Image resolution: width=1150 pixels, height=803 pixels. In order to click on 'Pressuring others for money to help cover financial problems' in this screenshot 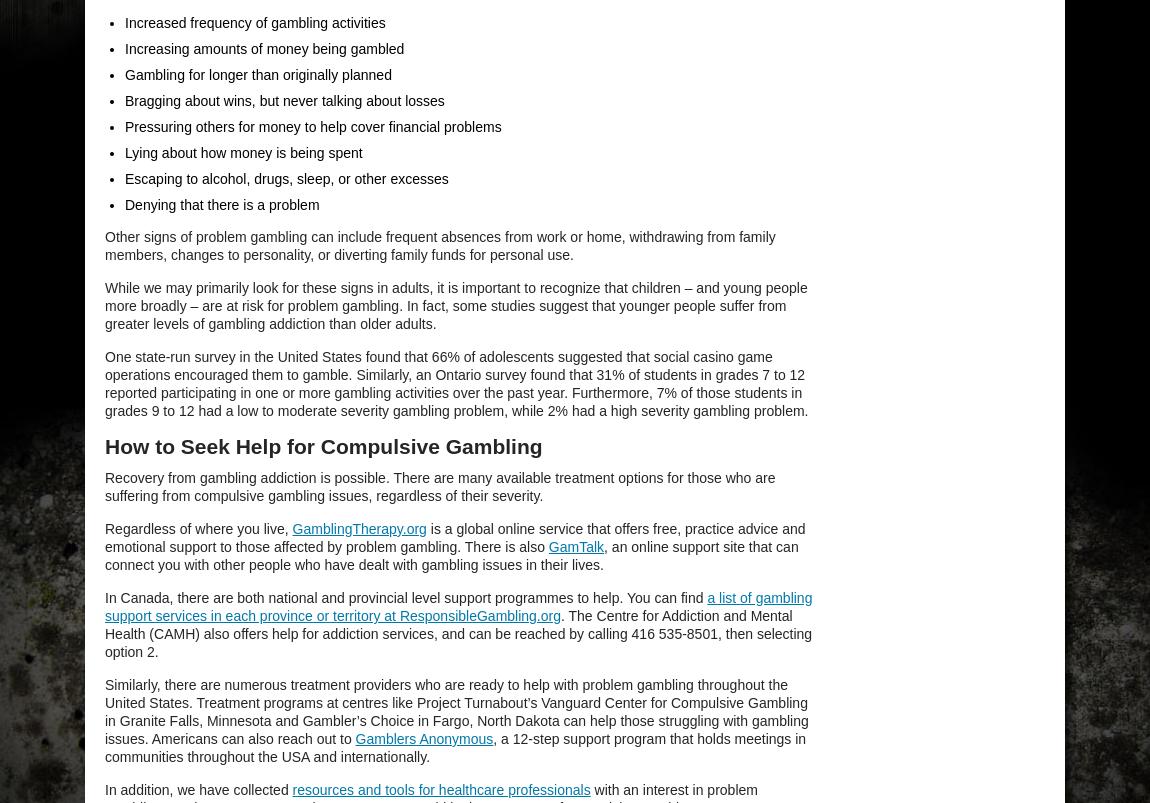, I will do `click(313, 127)`.